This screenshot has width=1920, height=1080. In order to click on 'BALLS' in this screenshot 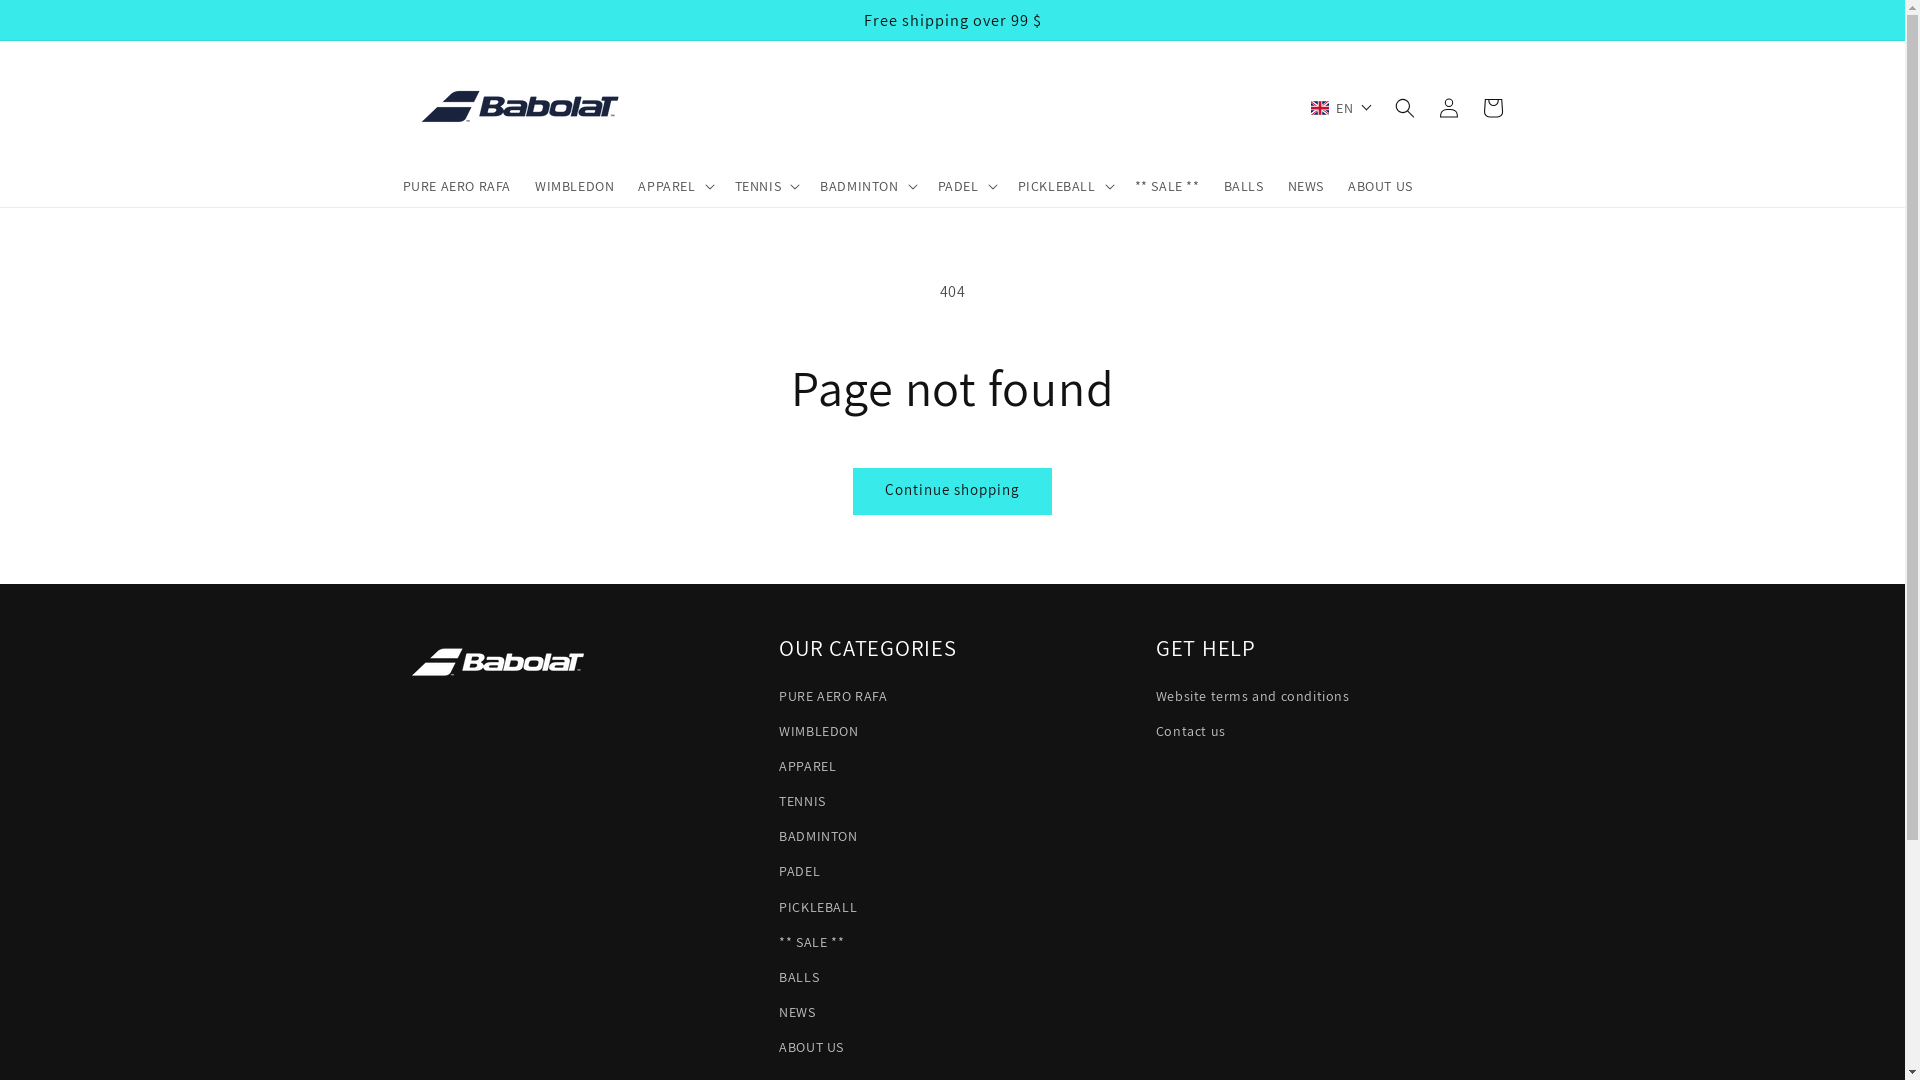, I will do `click(777, 976)`.